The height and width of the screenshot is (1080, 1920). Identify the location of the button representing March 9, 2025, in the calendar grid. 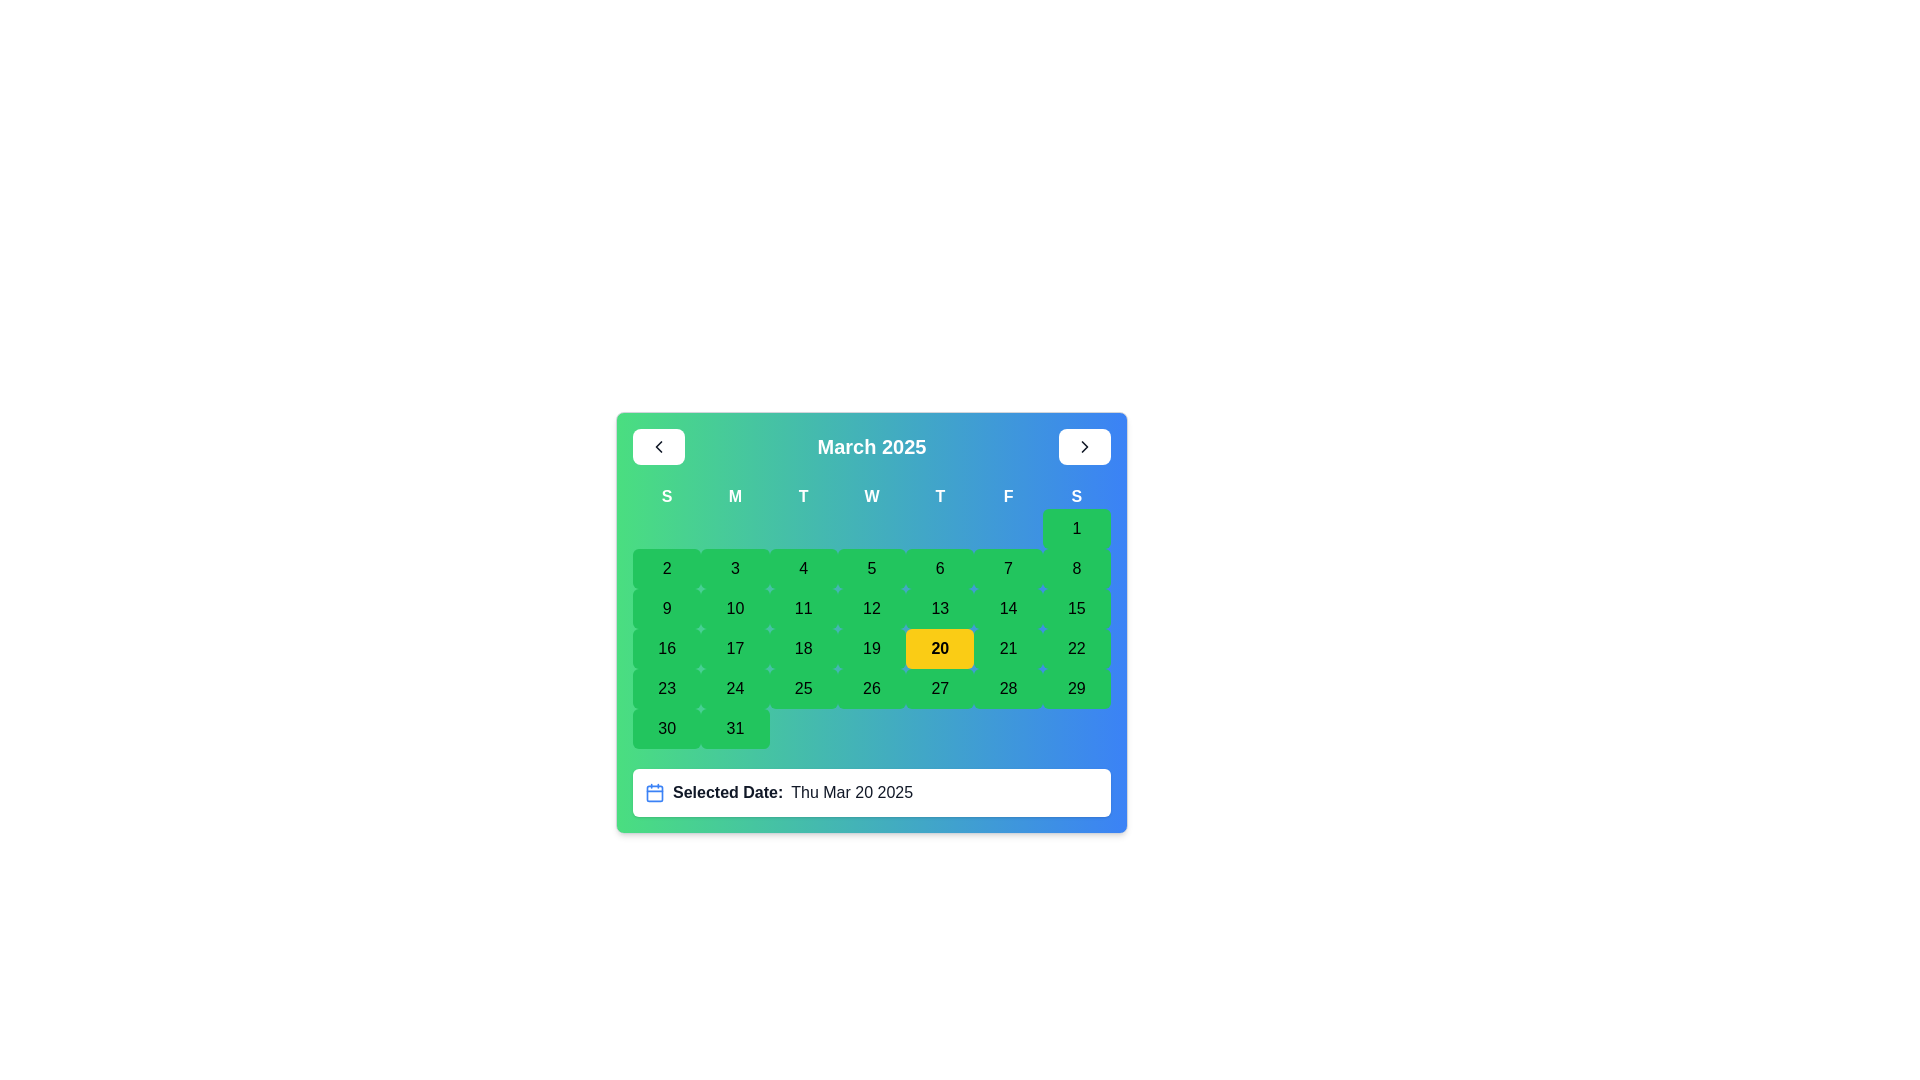
(667, 608).